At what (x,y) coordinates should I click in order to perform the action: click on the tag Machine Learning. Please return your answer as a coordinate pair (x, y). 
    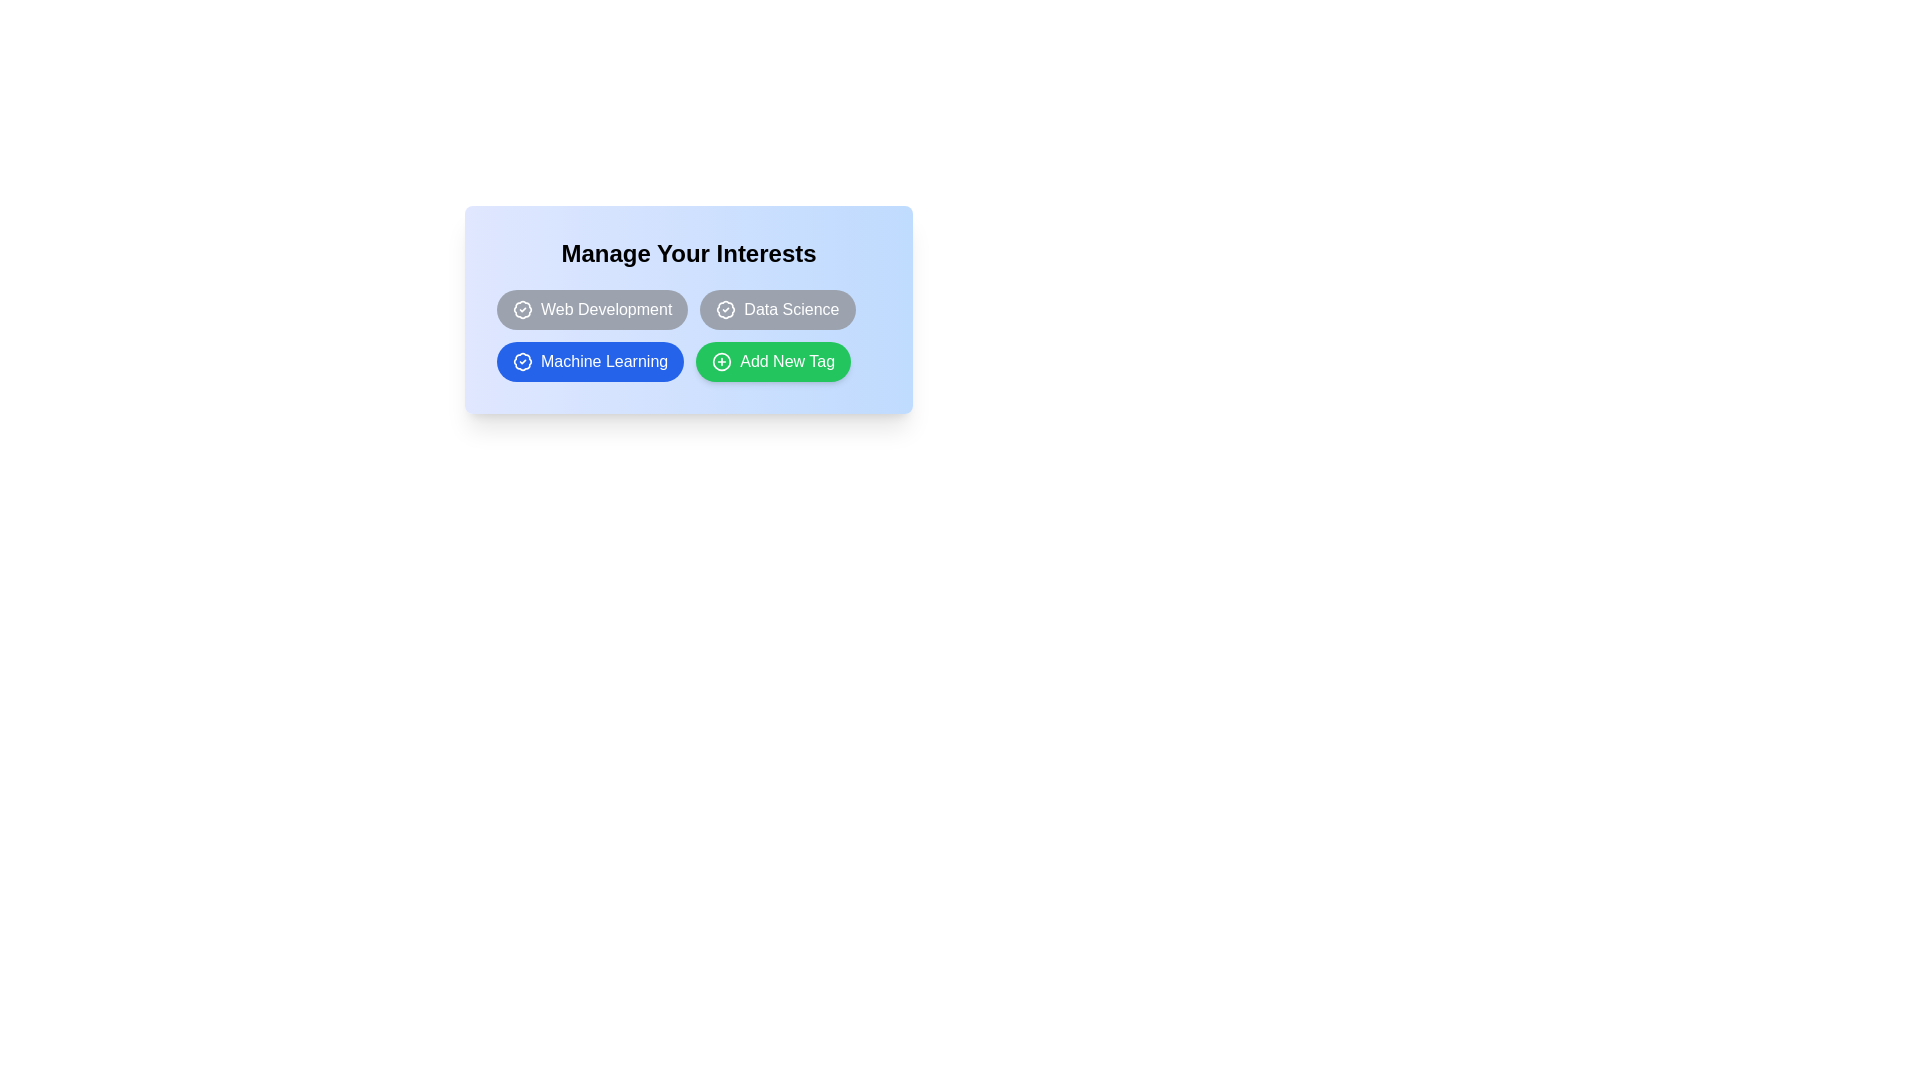
    Looking at the image, I should click on (589, 362).